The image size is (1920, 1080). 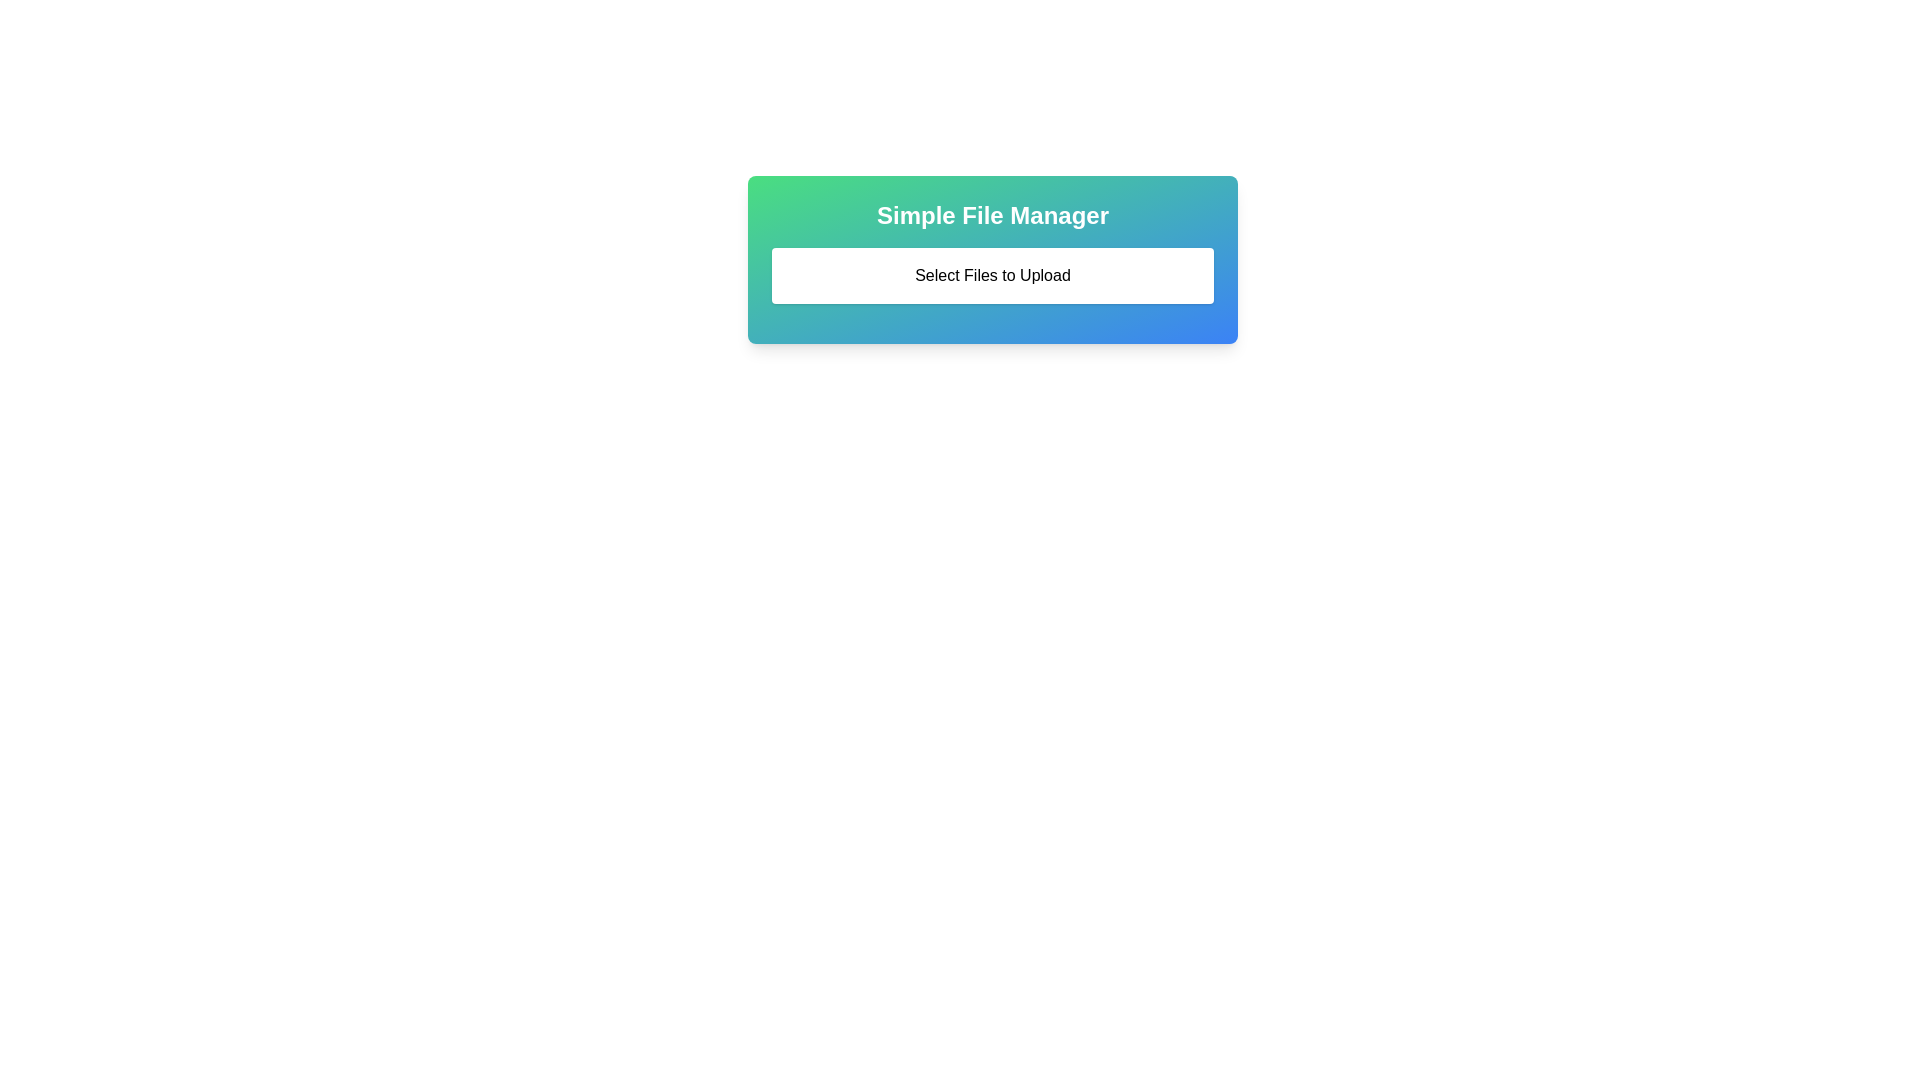 I want to click on the file selection button located below the 'Simple File Manager' title to observe interactive visual feedback, so click(x=993, y=276).